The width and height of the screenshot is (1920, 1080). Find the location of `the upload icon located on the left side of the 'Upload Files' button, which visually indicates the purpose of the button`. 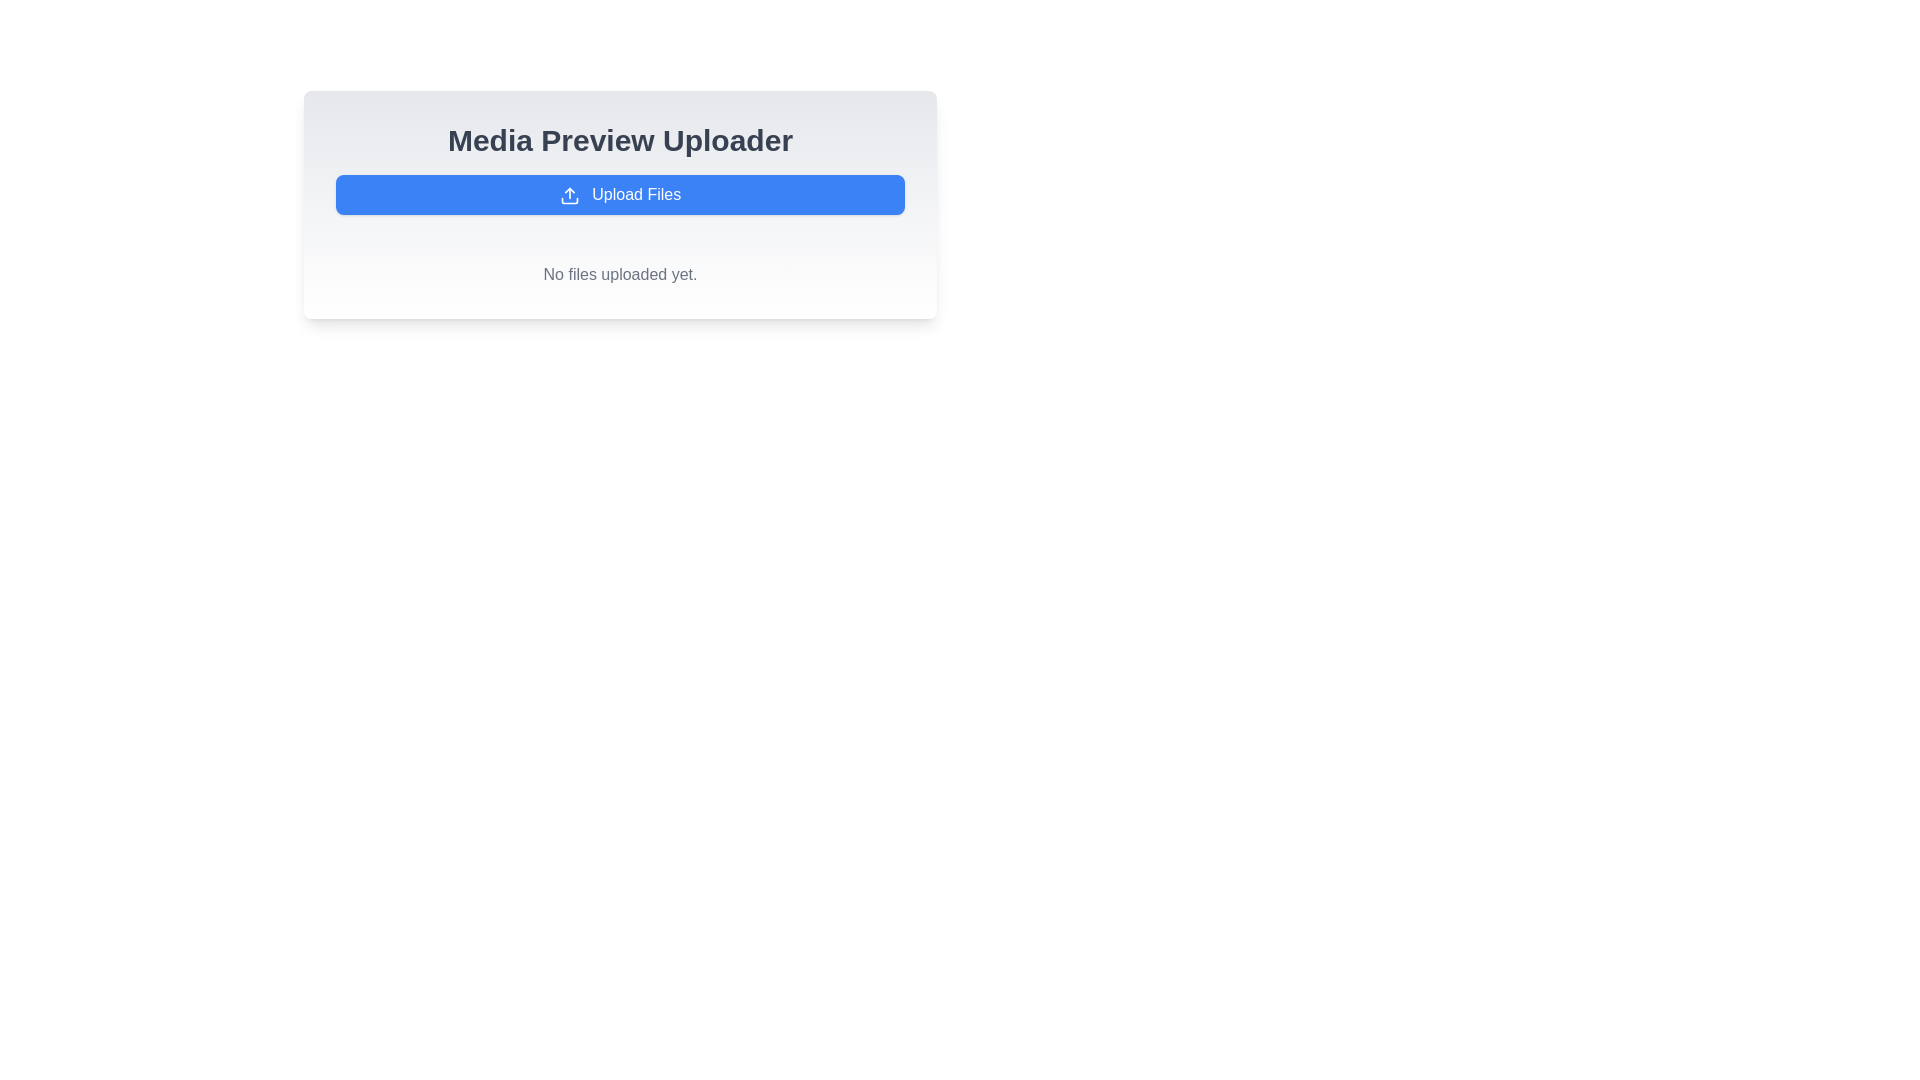

the upload icon located on the left side of the 'Upload Files' button, which visually indicates the purpose of the button is located at coordinates (568, 195).